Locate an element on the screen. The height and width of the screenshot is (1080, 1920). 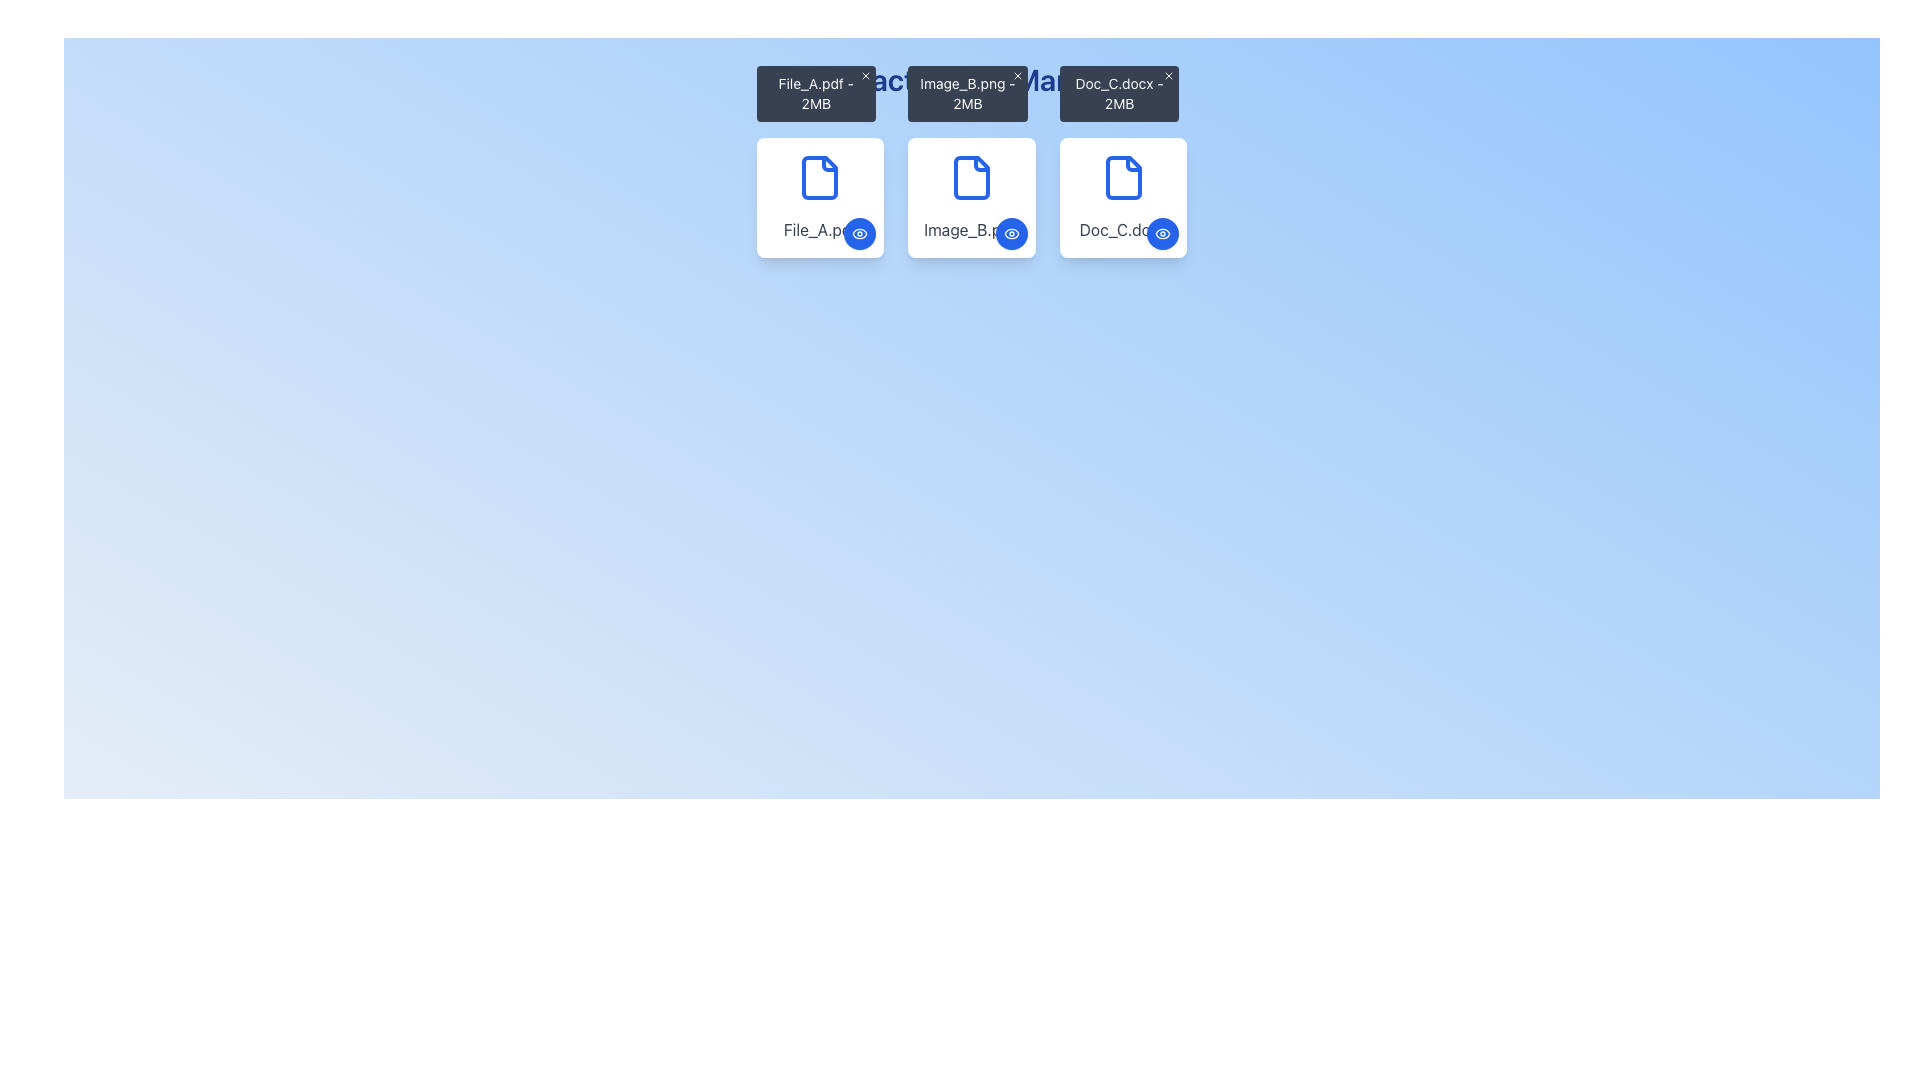
the interactive button located at the bottom-right corner of the document card titled 'Doc_C.docx - 2MB' is located at coordinates (1163, 233).